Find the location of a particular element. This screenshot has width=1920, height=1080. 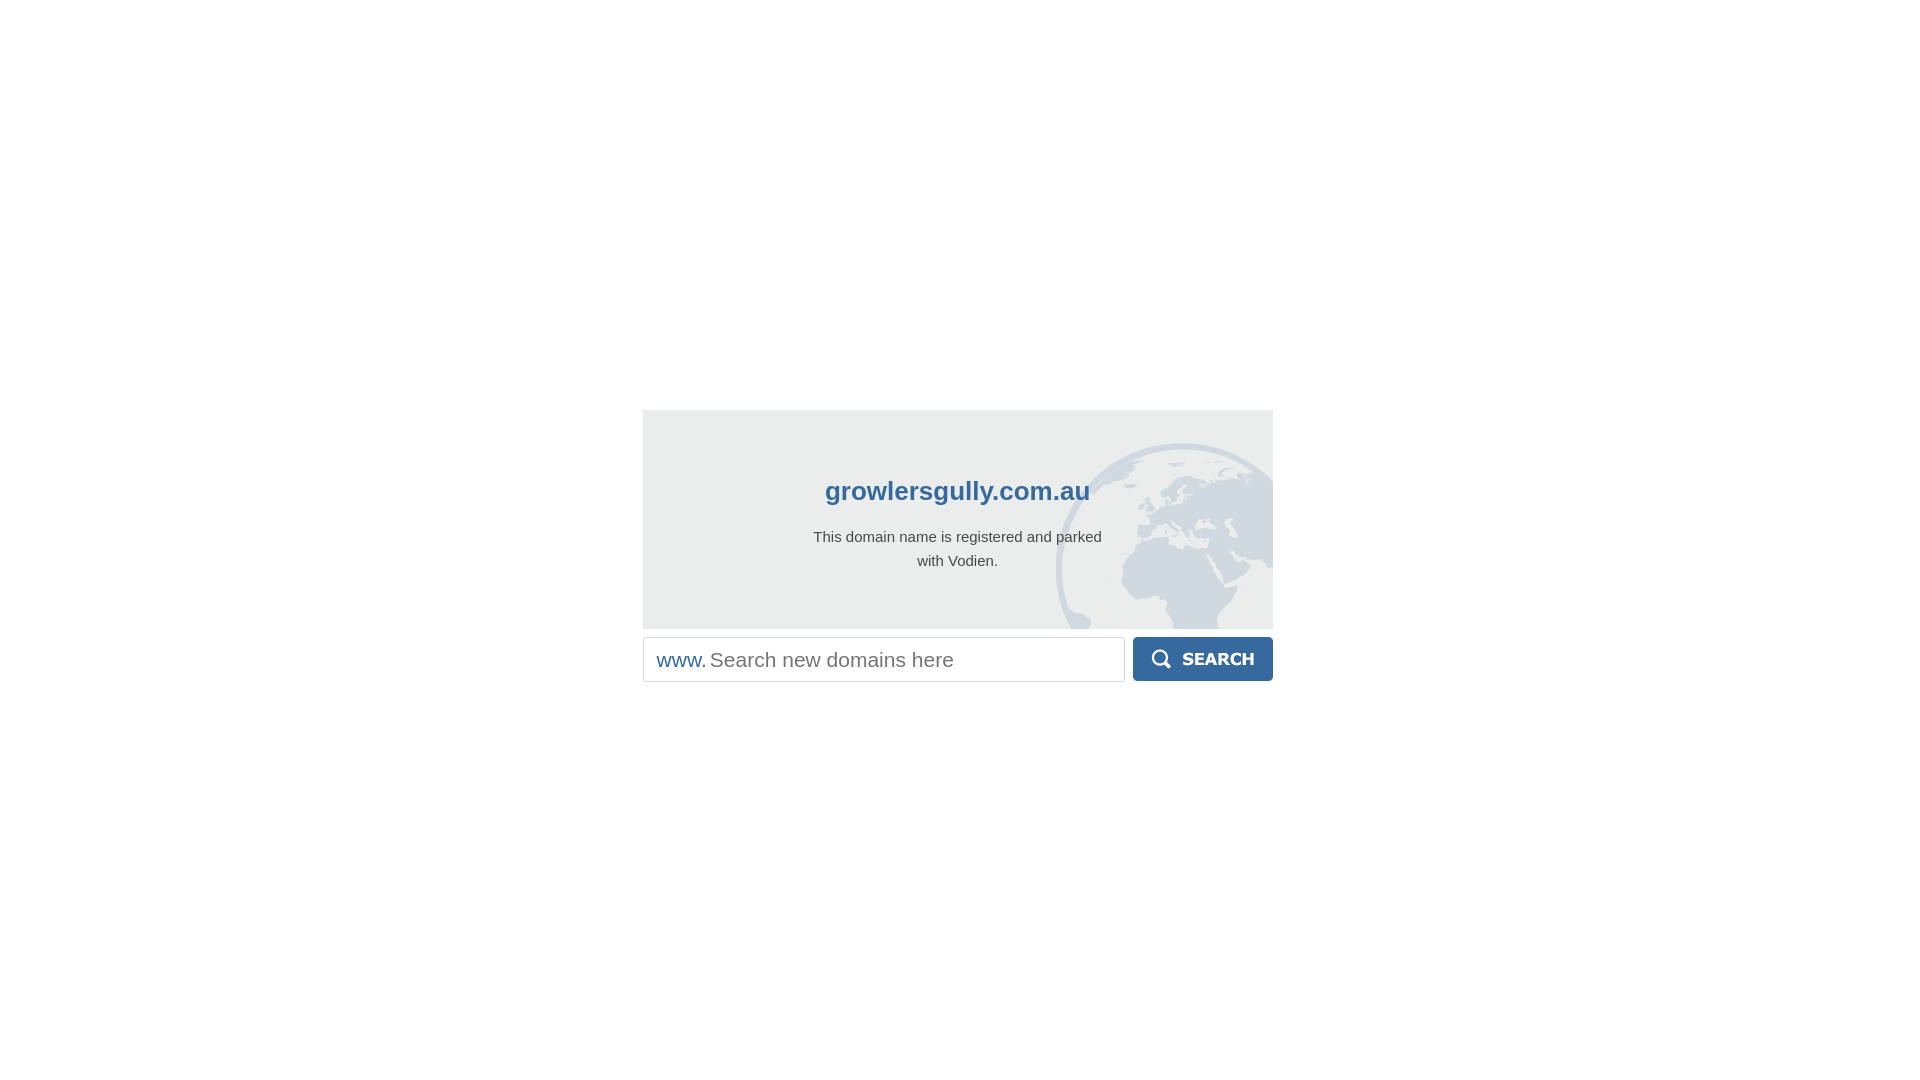

'Search' is located at coordinates (1202, 659).